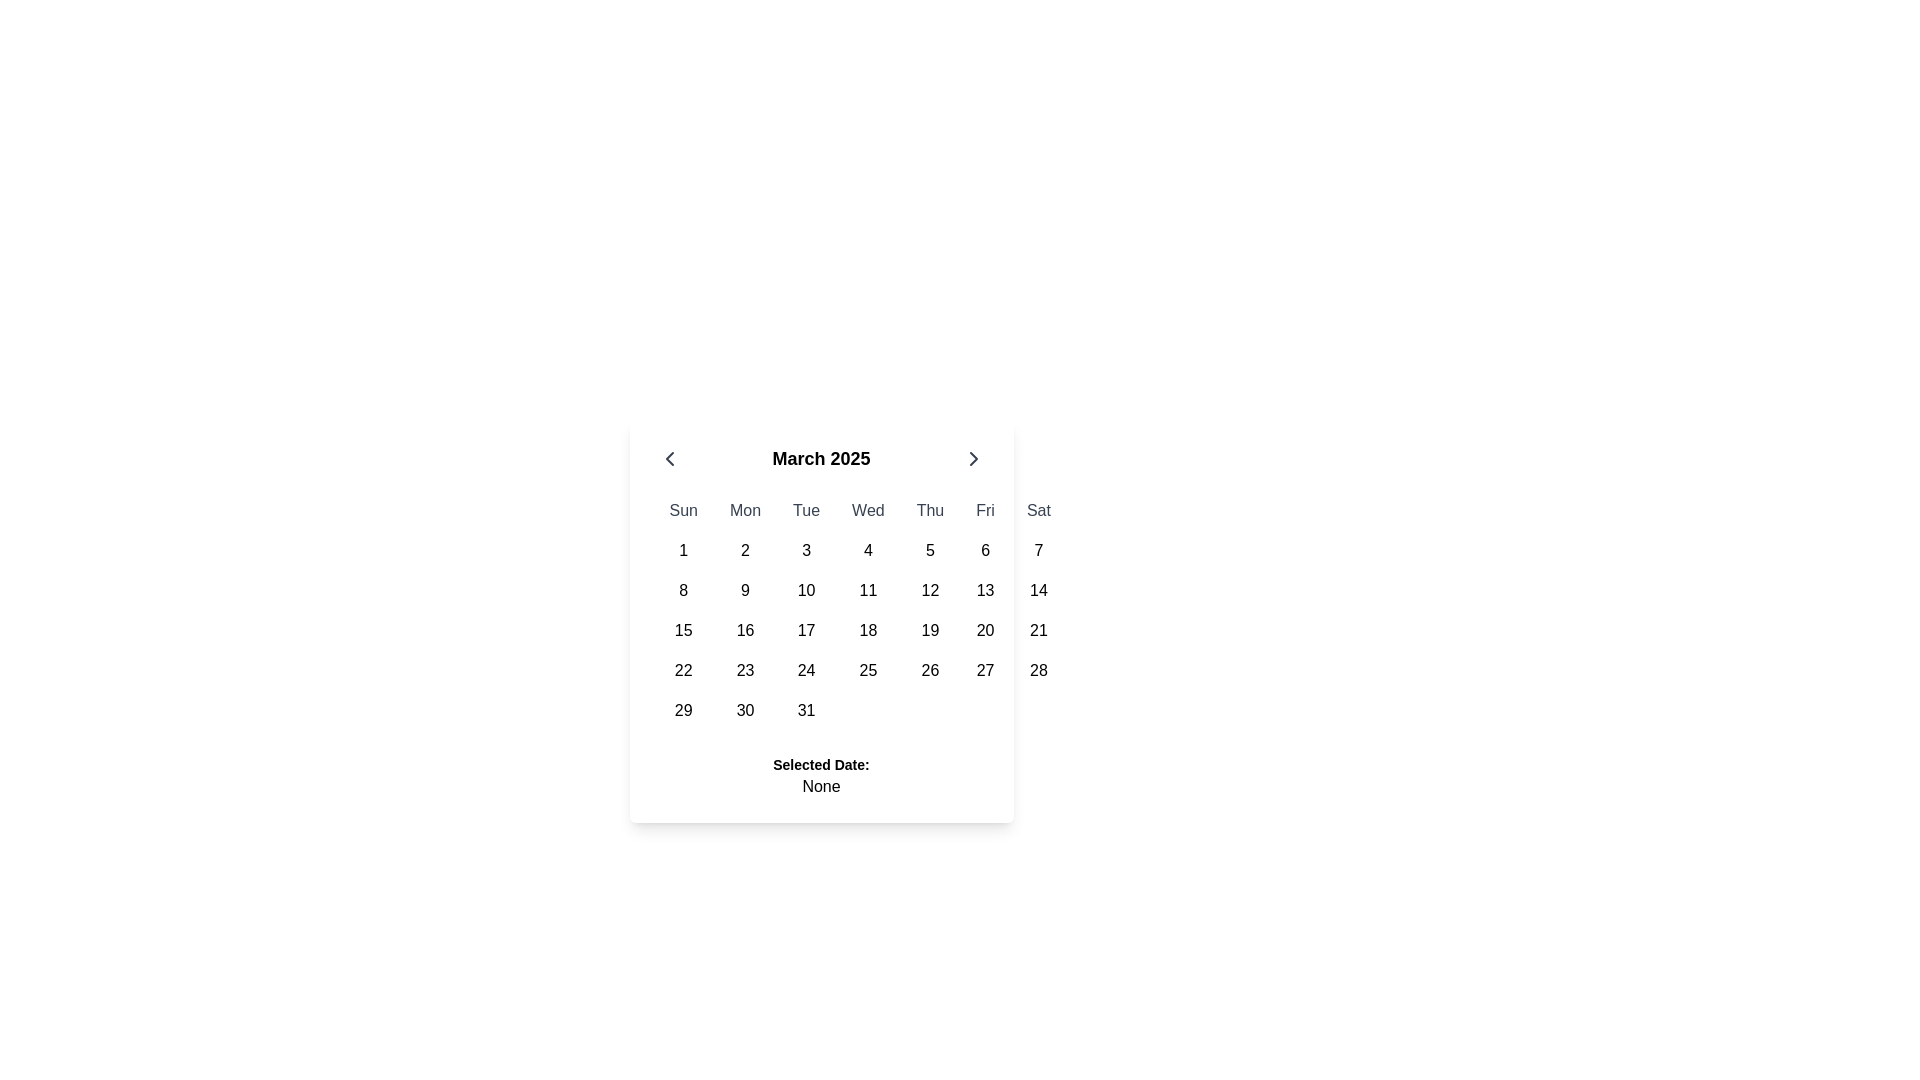  Describe the element at coordinates (669, 459) in the screenshot. I see `the button that navigates to the previous month in the calendar view` at that location.